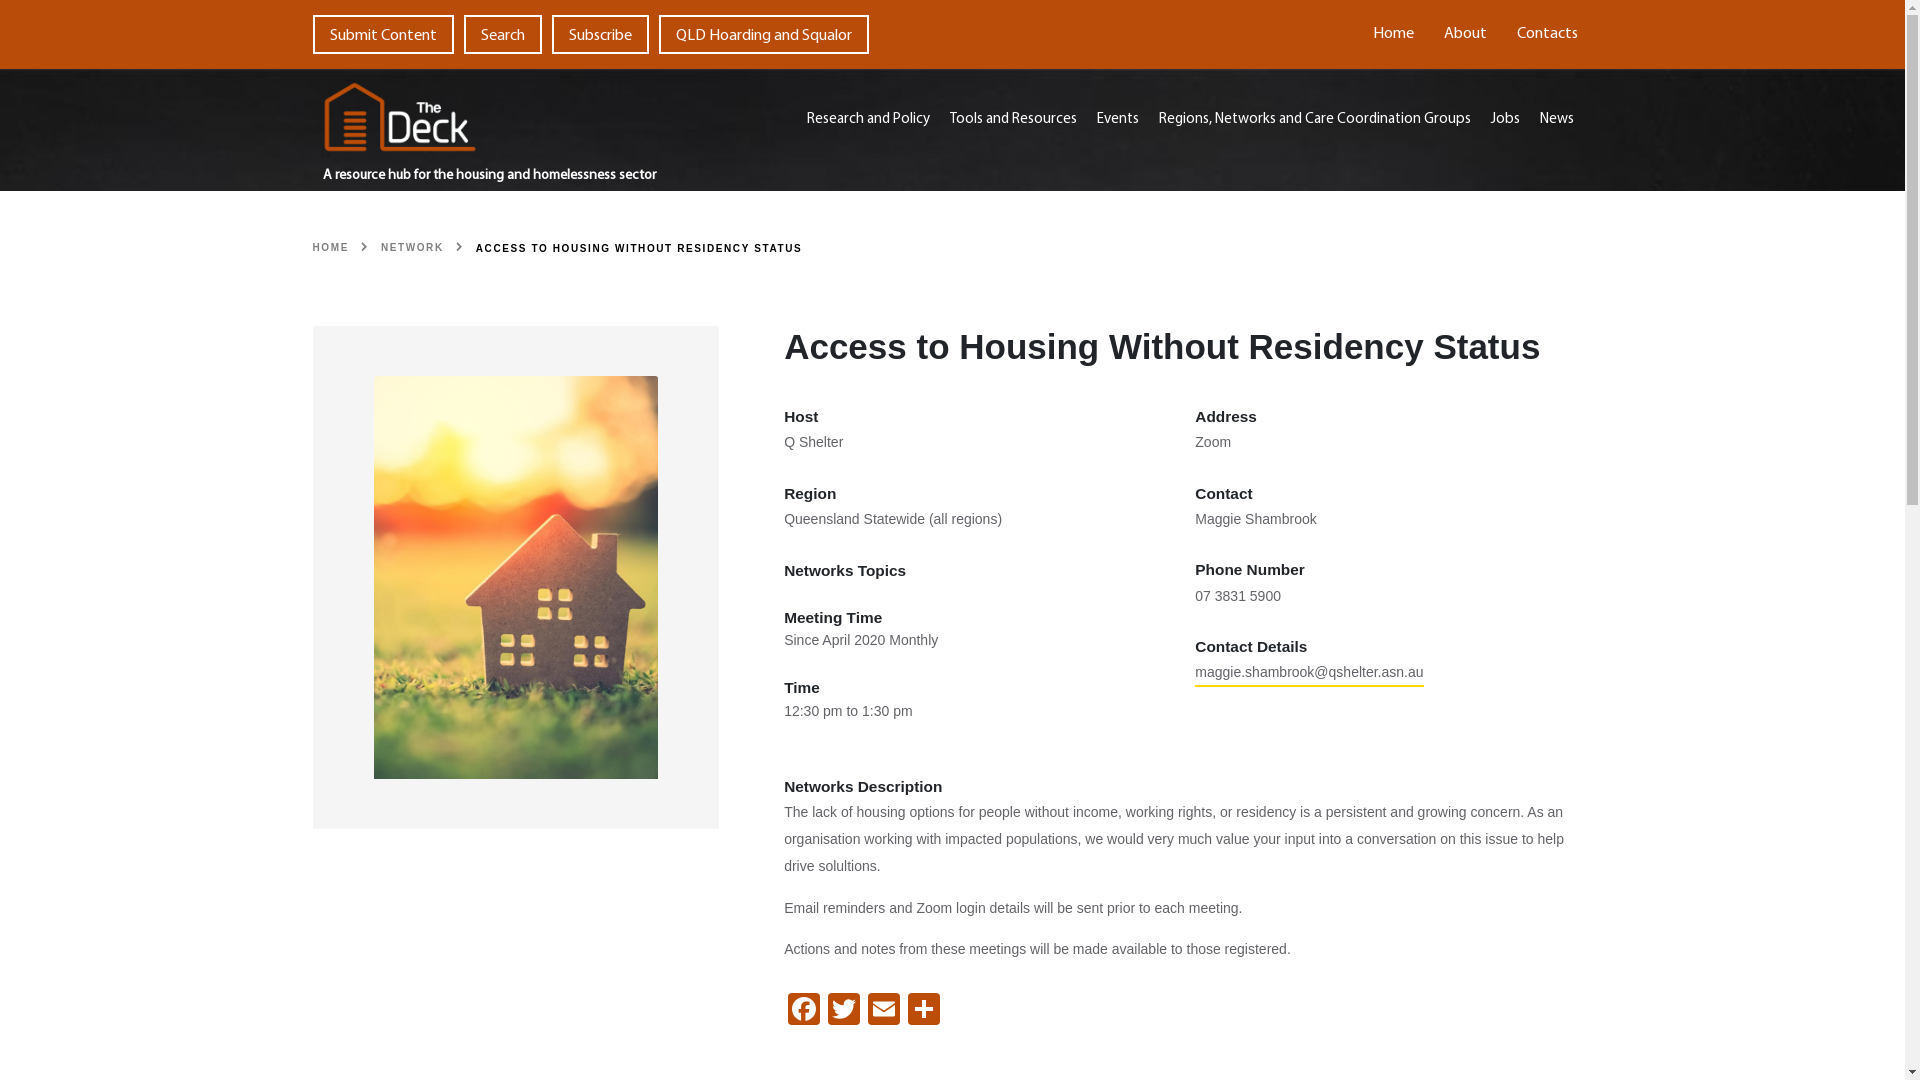 The height and width of the screenshot is (1080, 1920). What do you see at coordinates (922, 1011) in the screenshot?
I see `'Share'` at bounding box center [922, 1011].